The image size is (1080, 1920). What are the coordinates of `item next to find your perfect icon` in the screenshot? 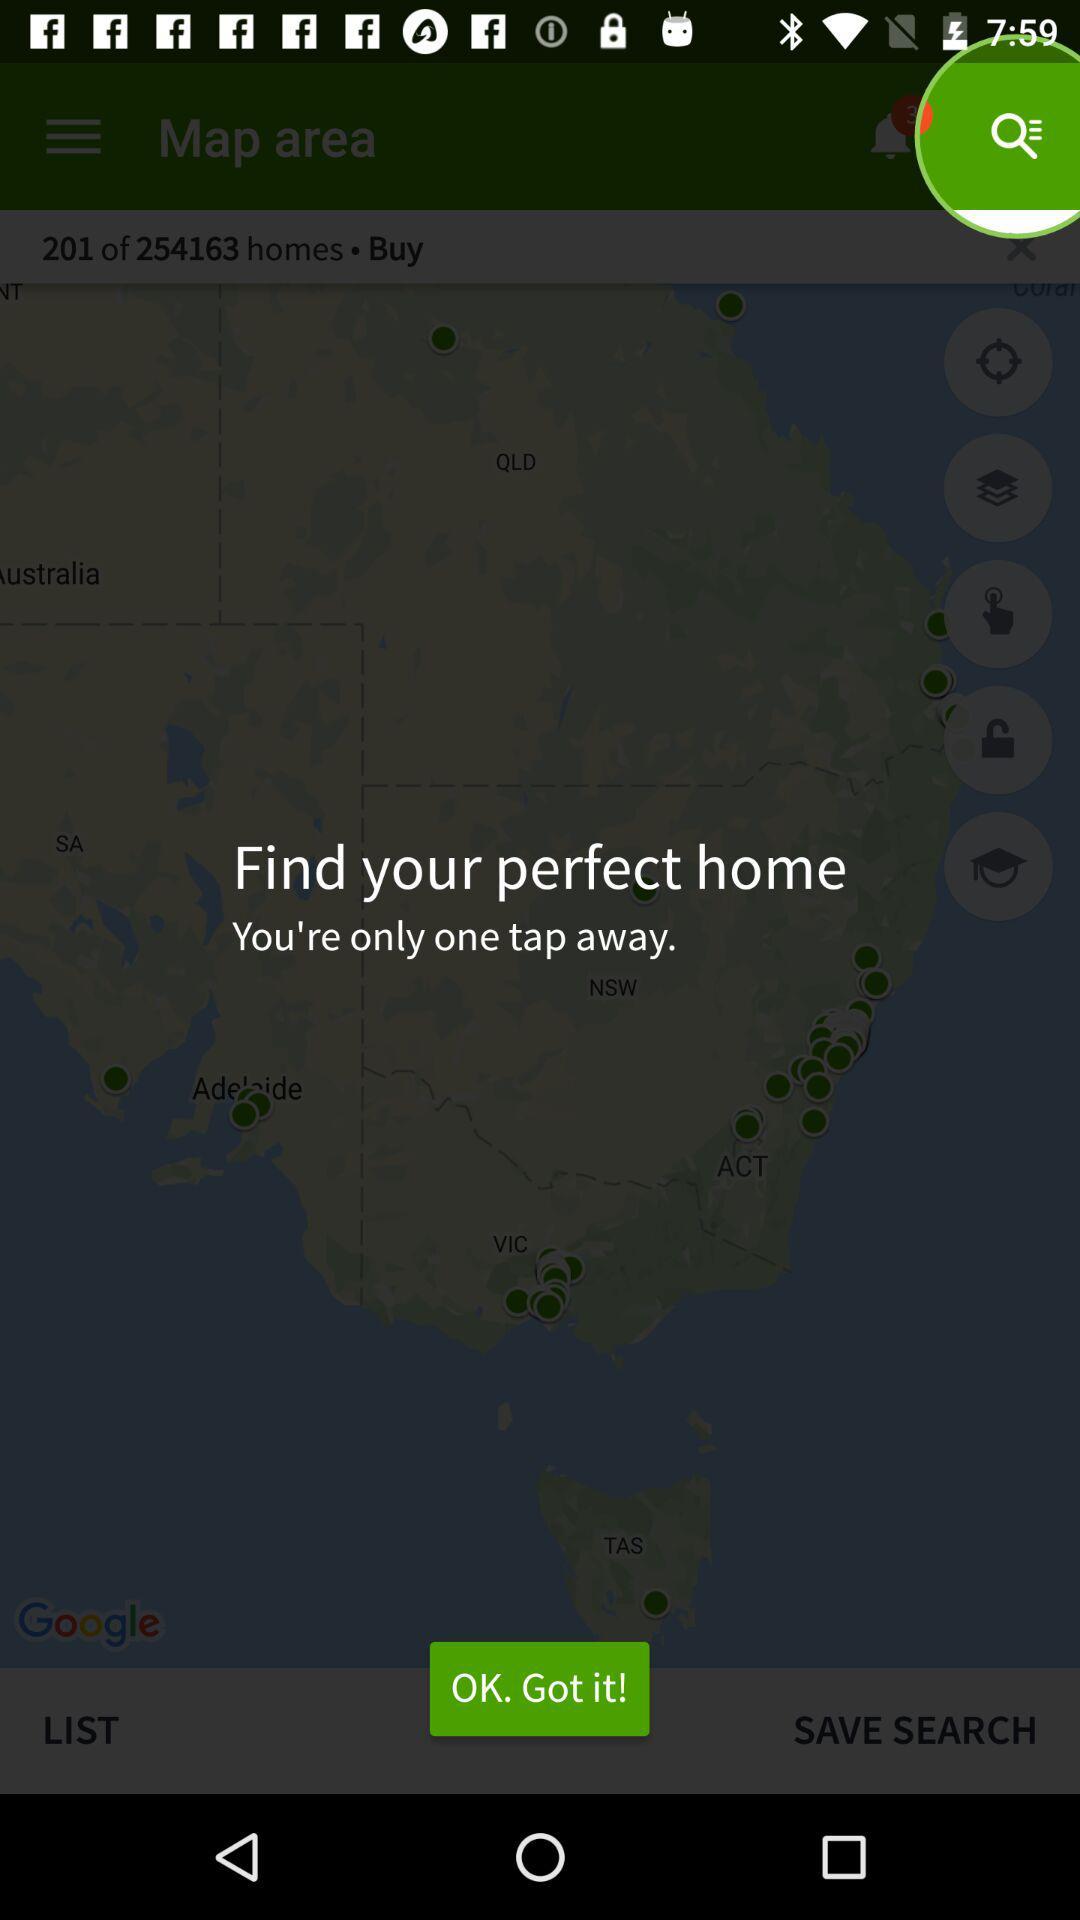 It's located at (998, 866).